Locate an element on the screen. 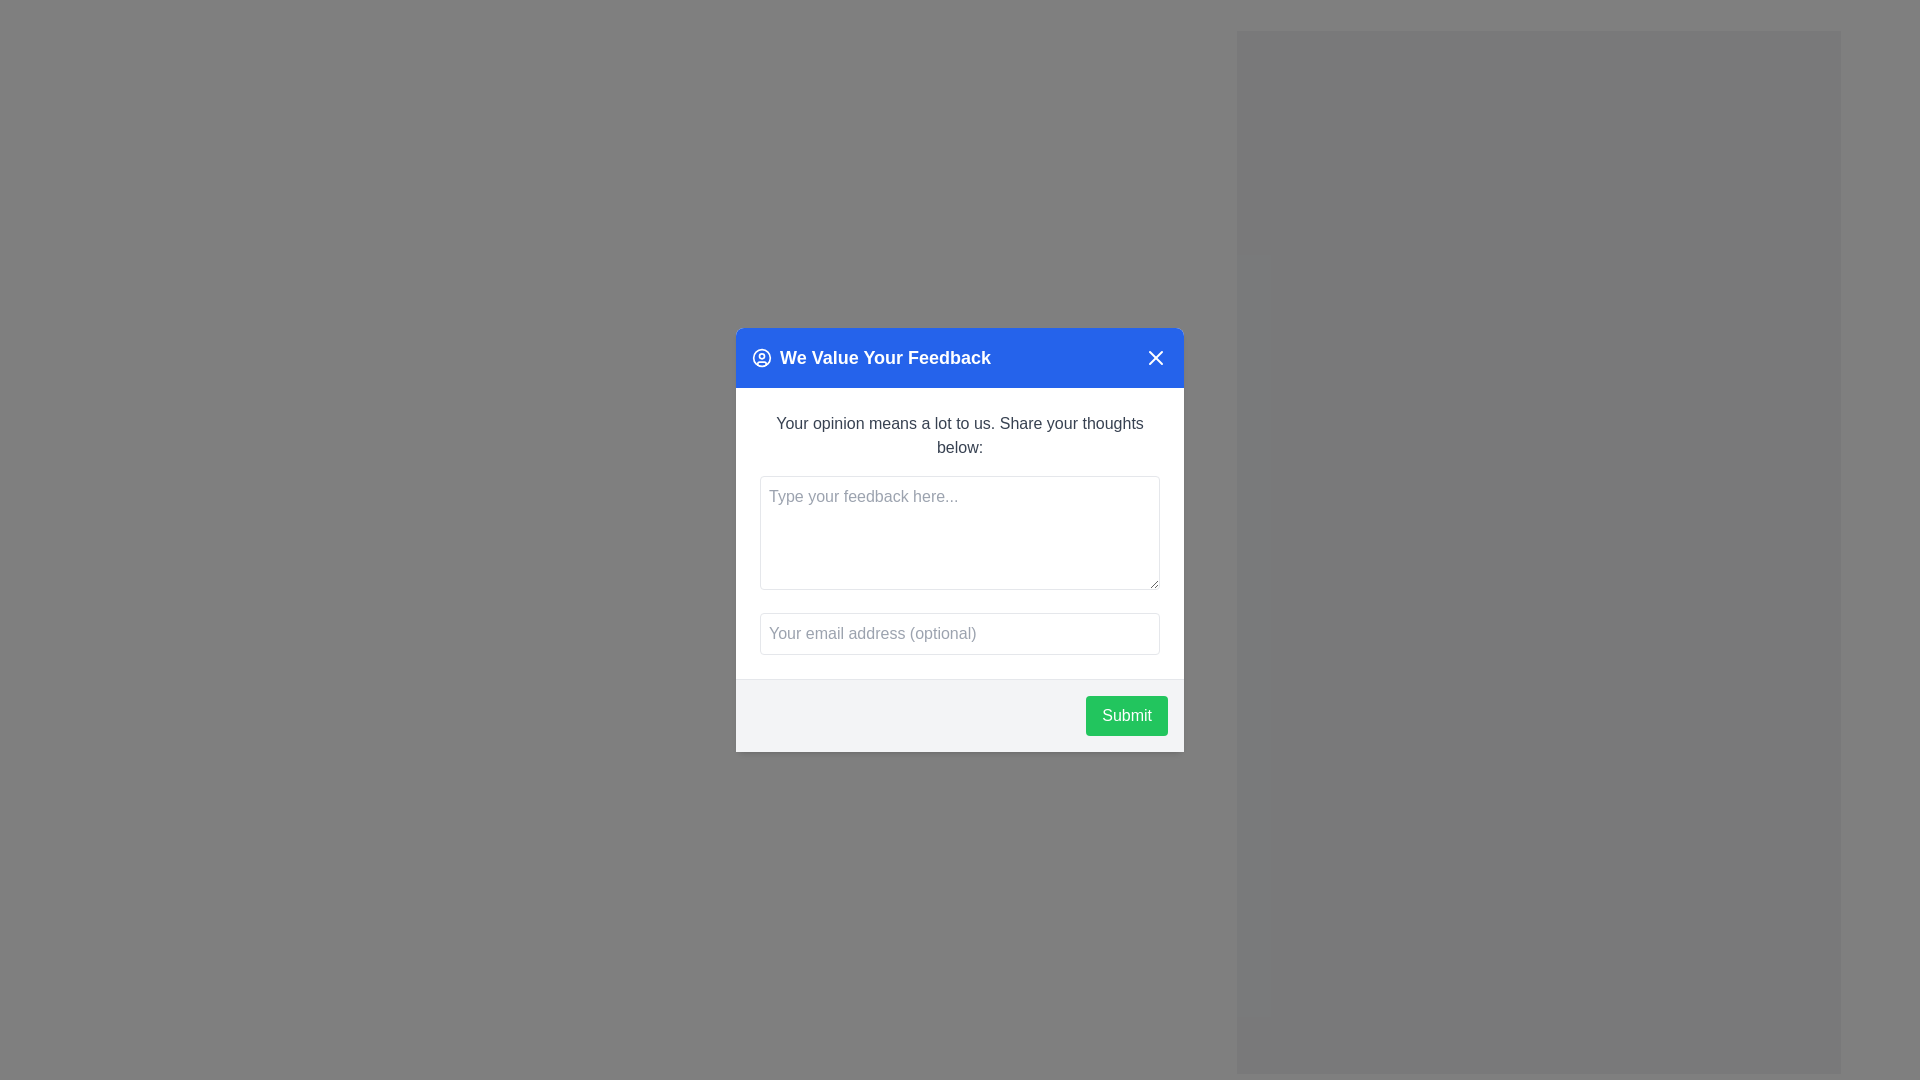 Image resolution: width=1920 pixels, height=1080 pixels. the close icon resembling an 'X' shape located in the top-right corner of the blue-header feedback form is located at coordinates (1156, 357).